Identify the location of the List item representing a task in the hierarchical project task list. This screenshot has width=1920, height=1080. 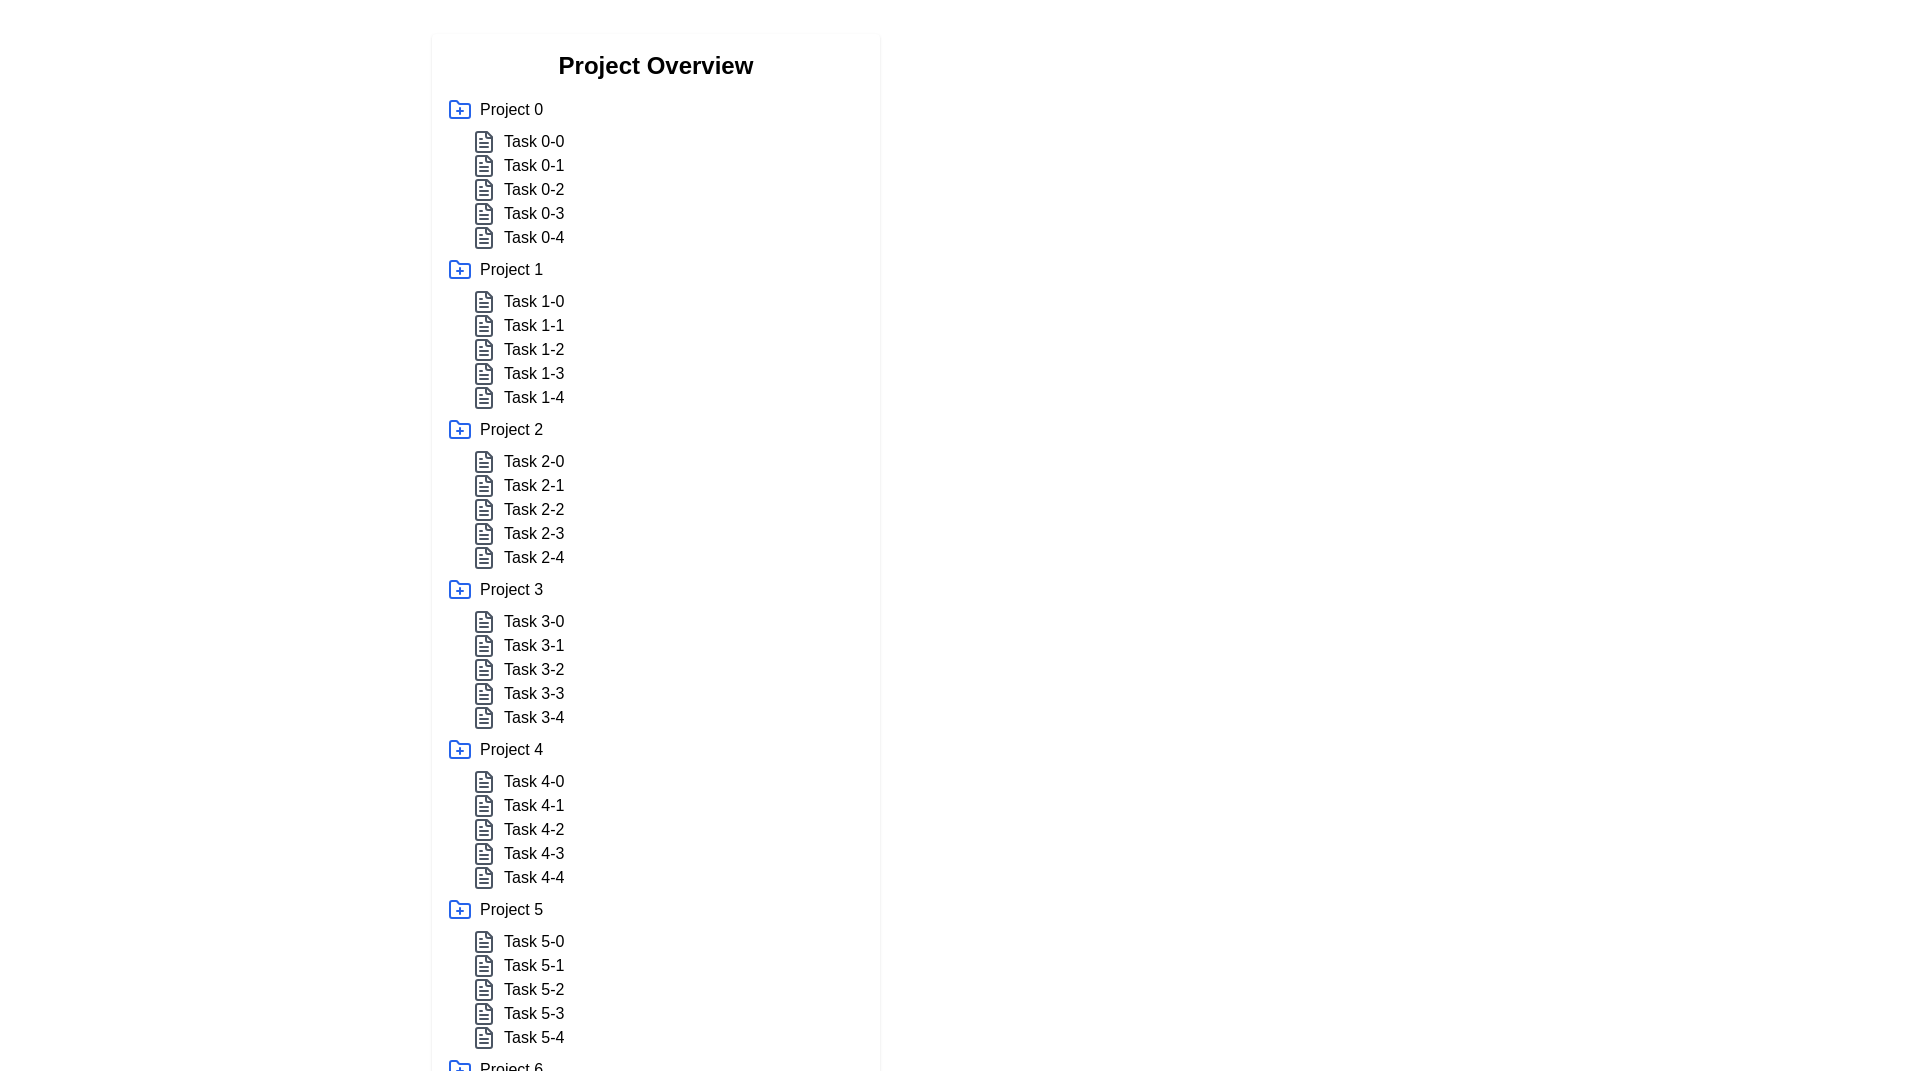
(667, 645).